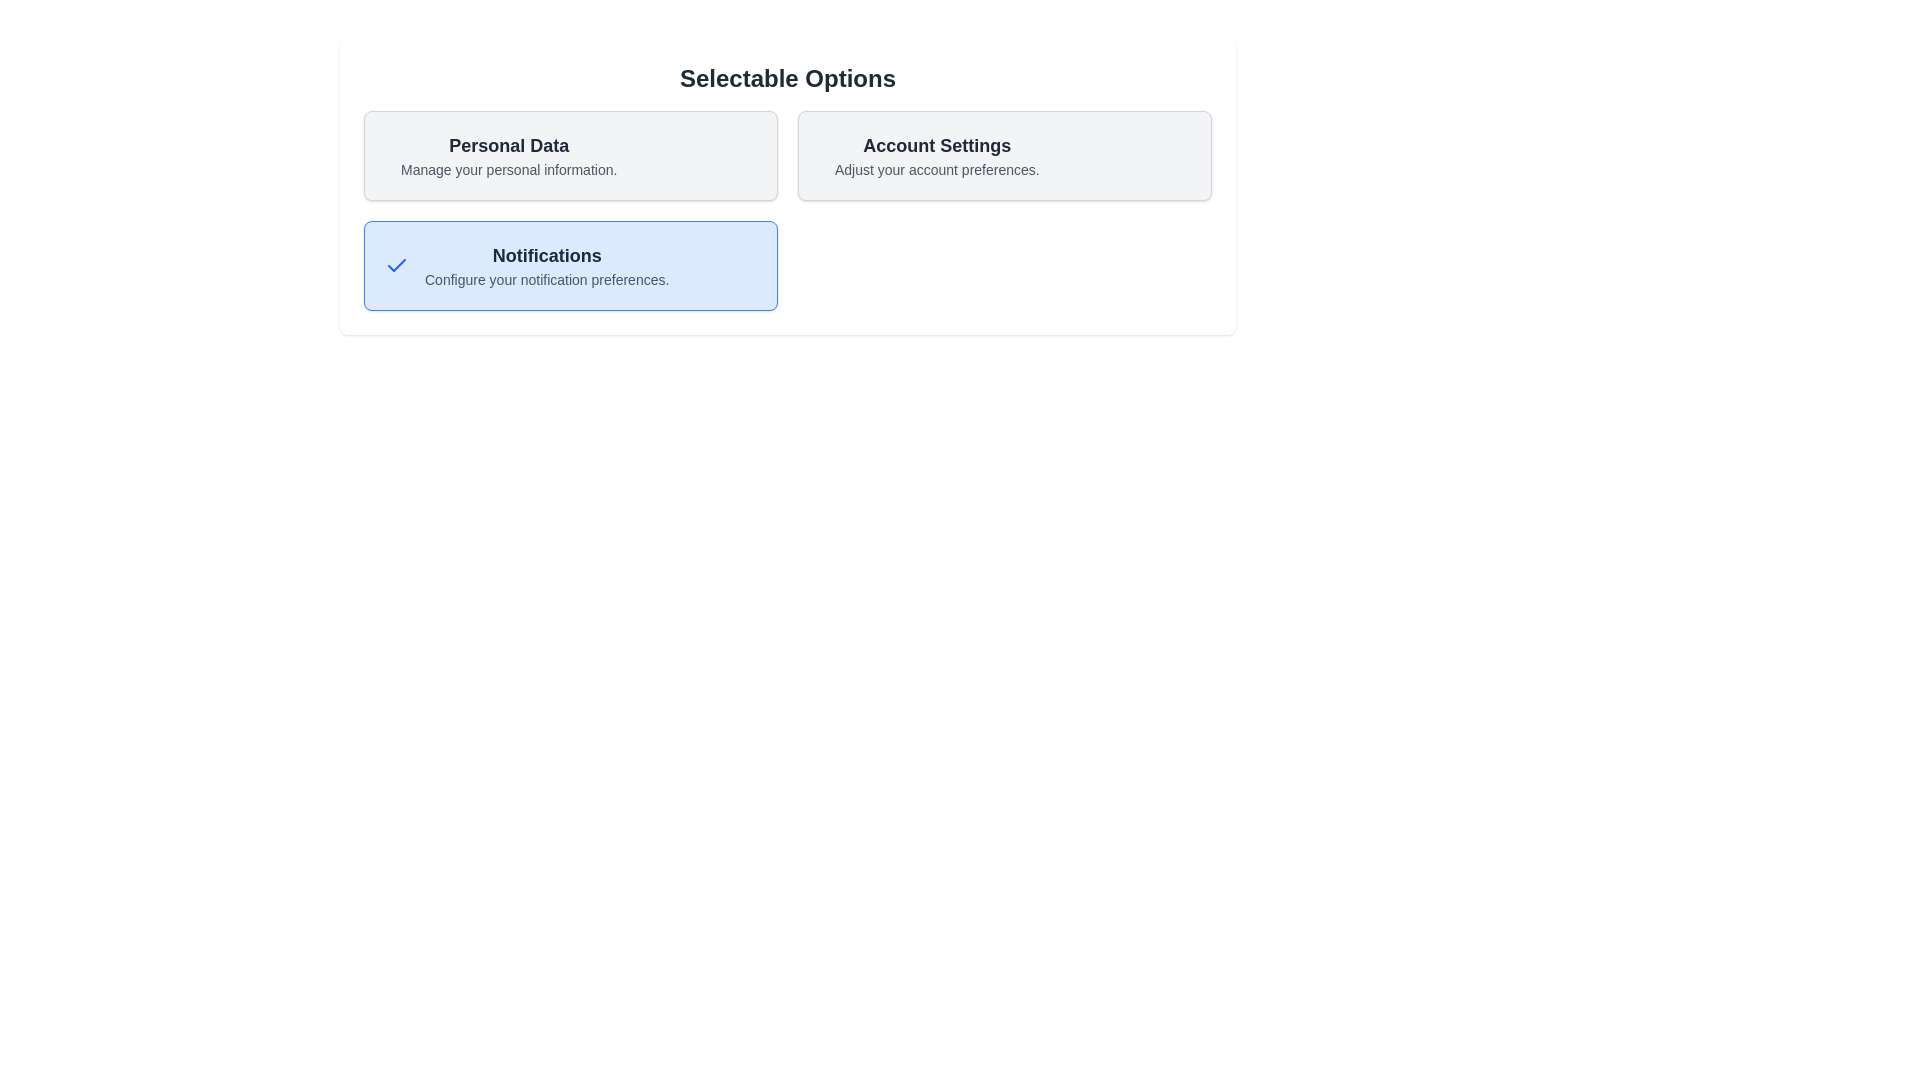 The width and height of the screenshot is (1920, 1080). I want to click on the text label that reads 'Account Settings', which is prominently displayed in bold and large dark gray font near the top right of the interface, so click(936, 145).